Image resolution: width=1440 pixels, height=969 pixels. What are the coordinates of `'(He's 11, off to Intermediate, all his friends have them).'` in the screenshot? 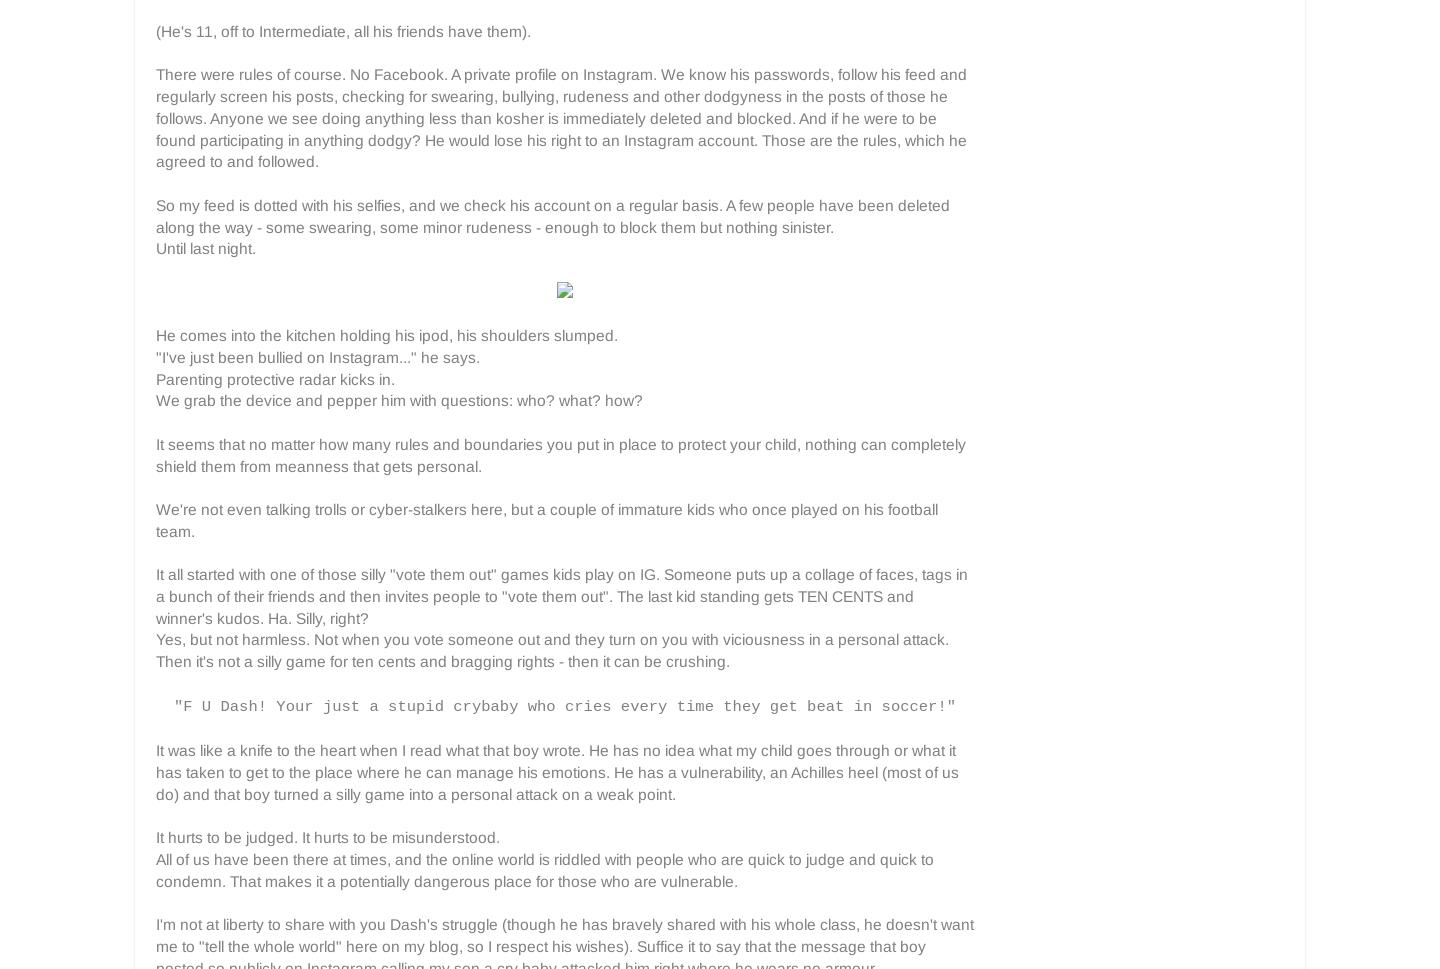 It's located at (343, 30).